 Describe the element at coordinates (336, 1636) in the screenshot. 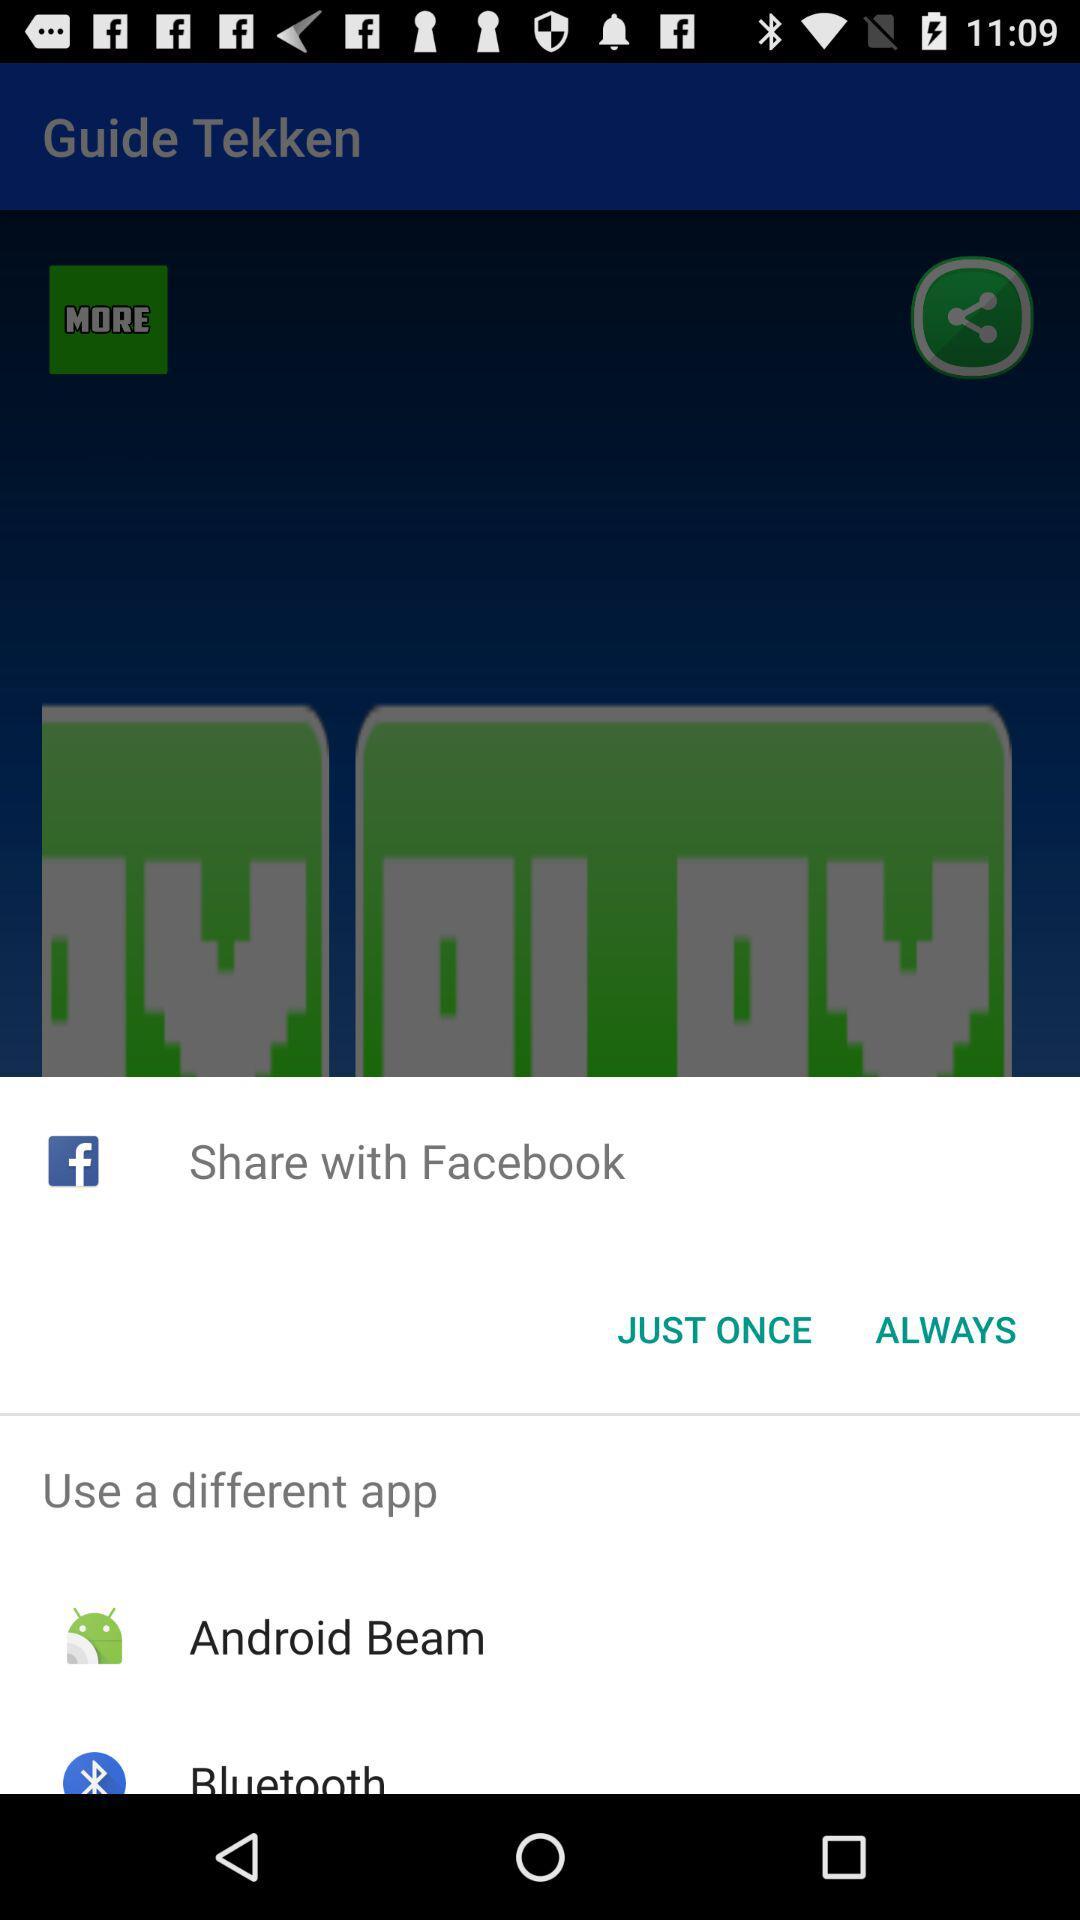

I see `android beam icon` at that location.